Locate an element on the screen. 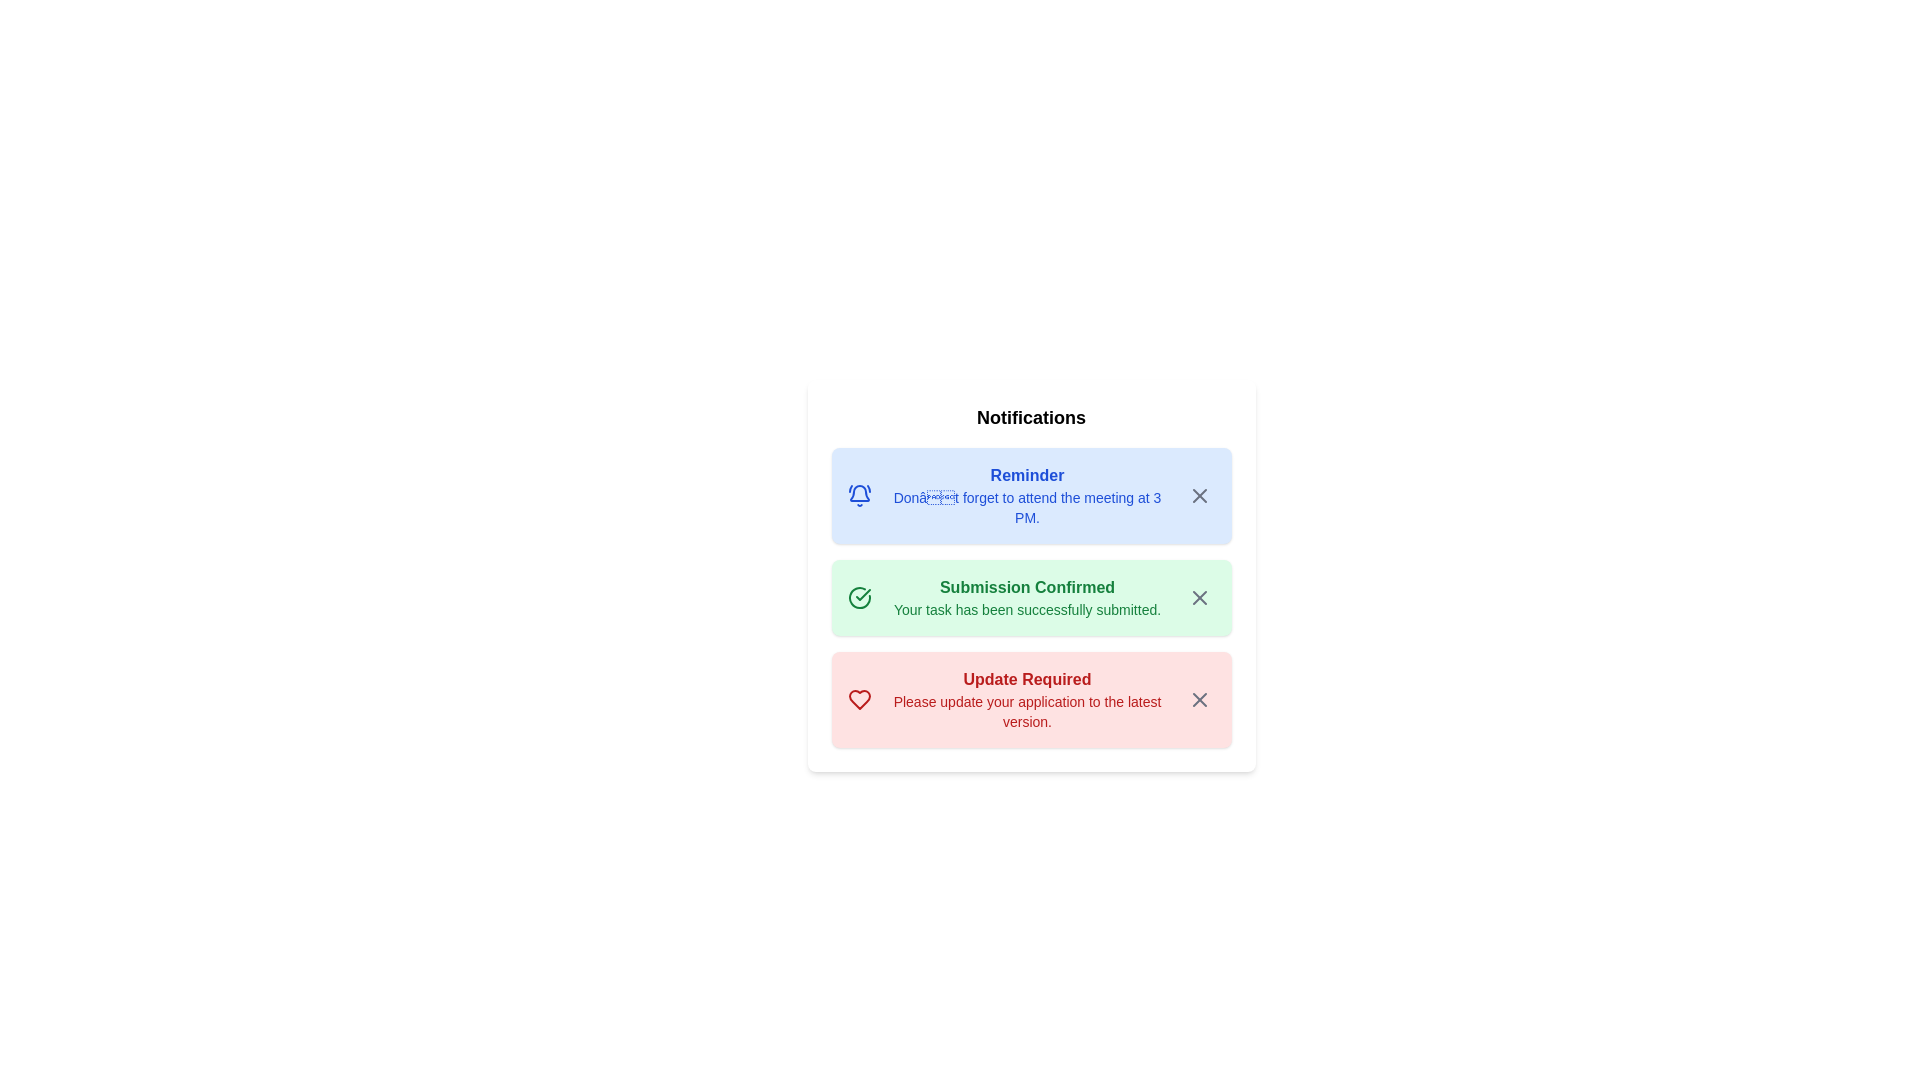  the notification icon corresponding to Submission Confirmed is located at coordinates (1183, 582).